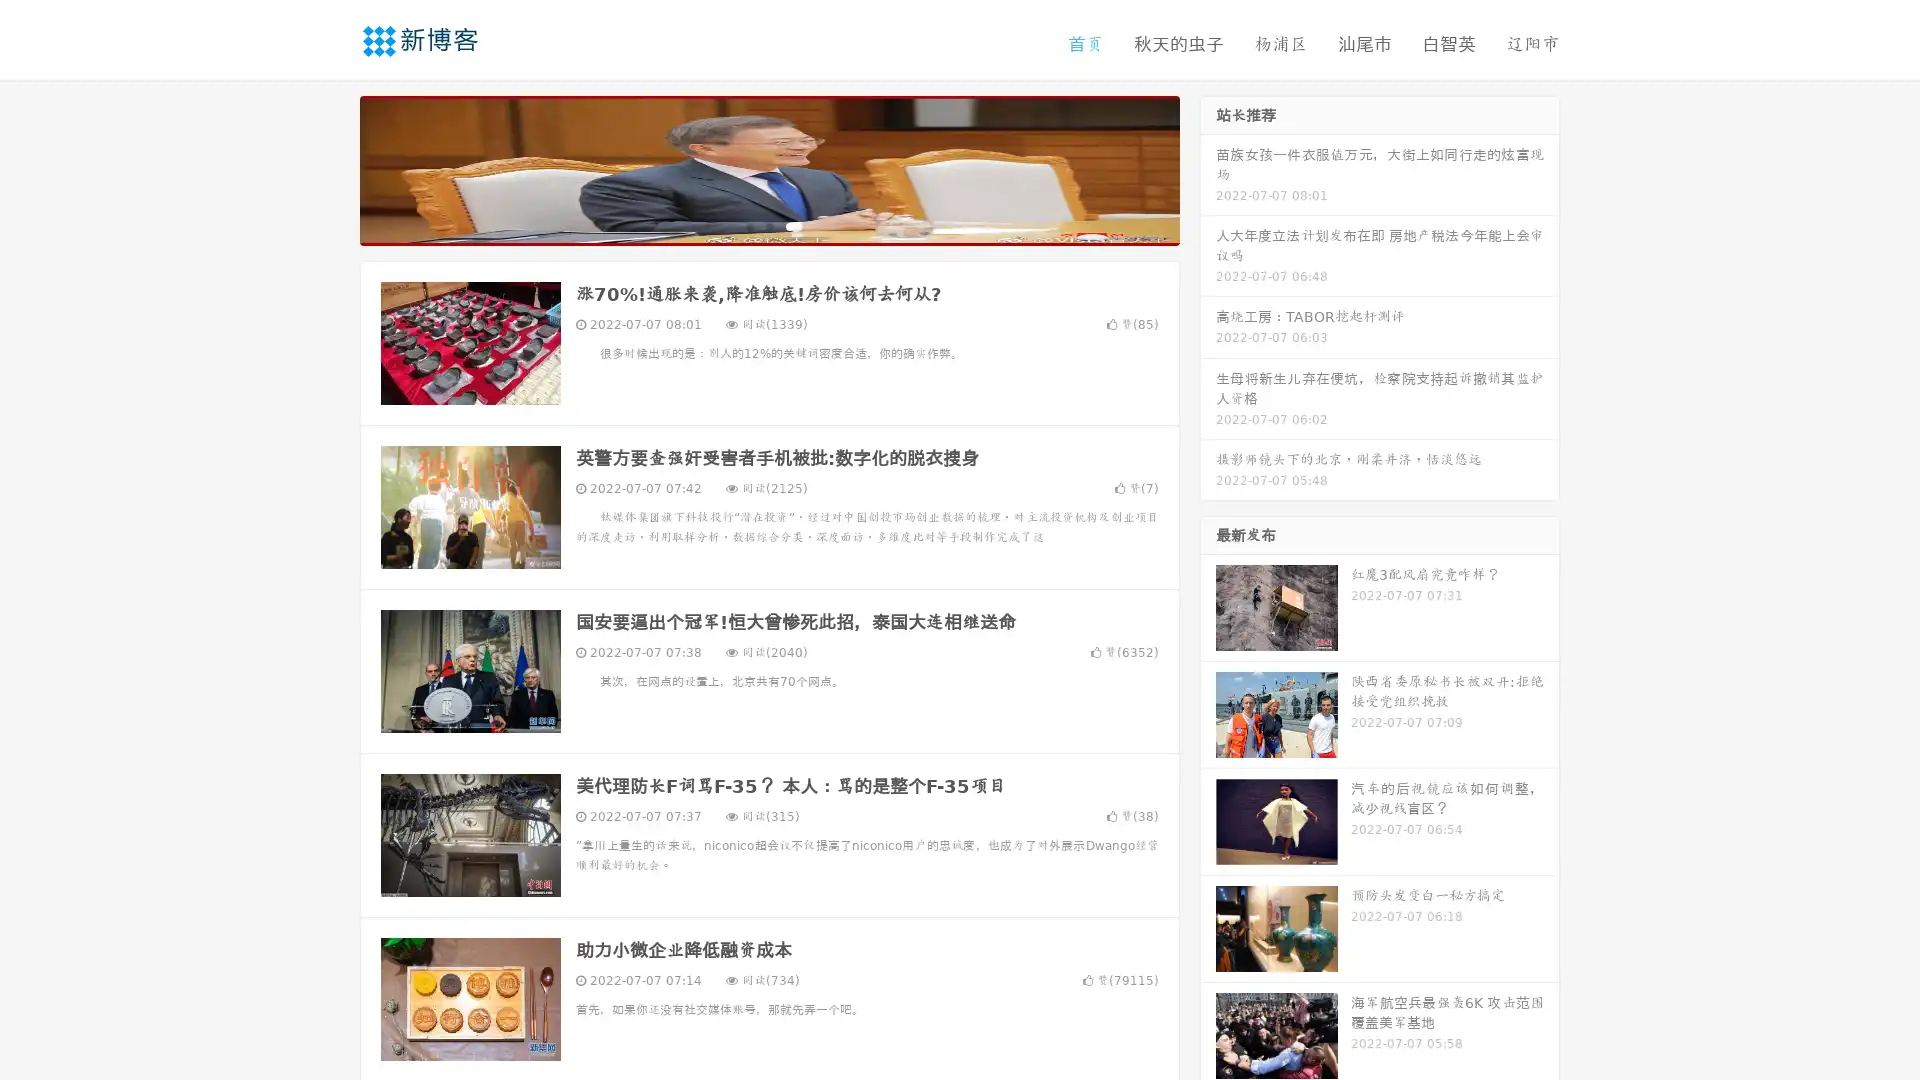 The width and height of the screenshot is (1920, 1080). I want to click on Next slide, so click(1208, 168).